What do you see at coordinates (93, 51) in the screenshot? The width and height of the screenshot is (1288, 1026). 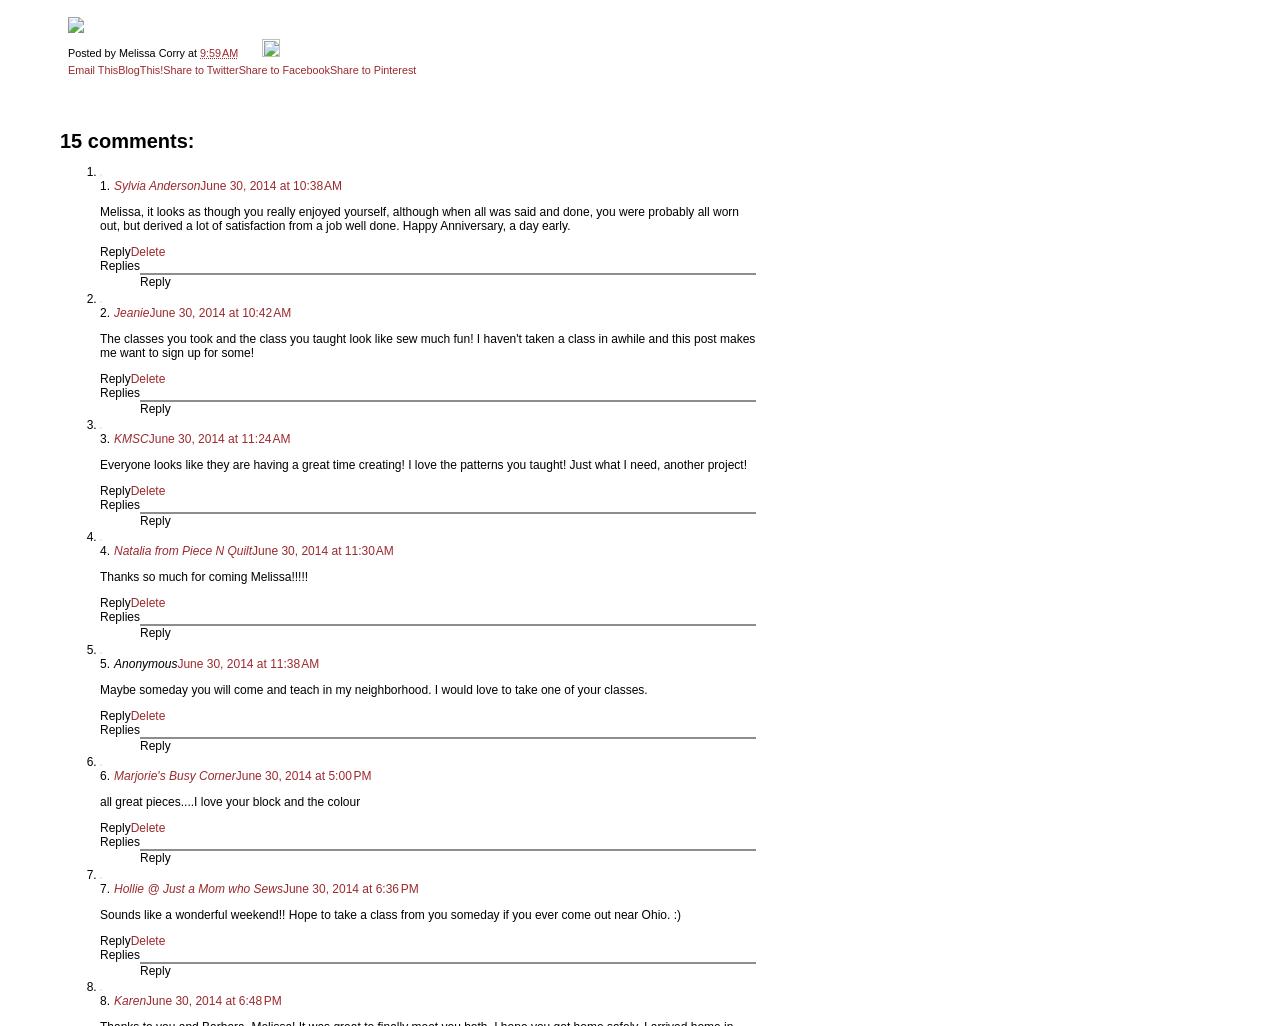 I see `'Posted by'` at bounding box center [93, 51].